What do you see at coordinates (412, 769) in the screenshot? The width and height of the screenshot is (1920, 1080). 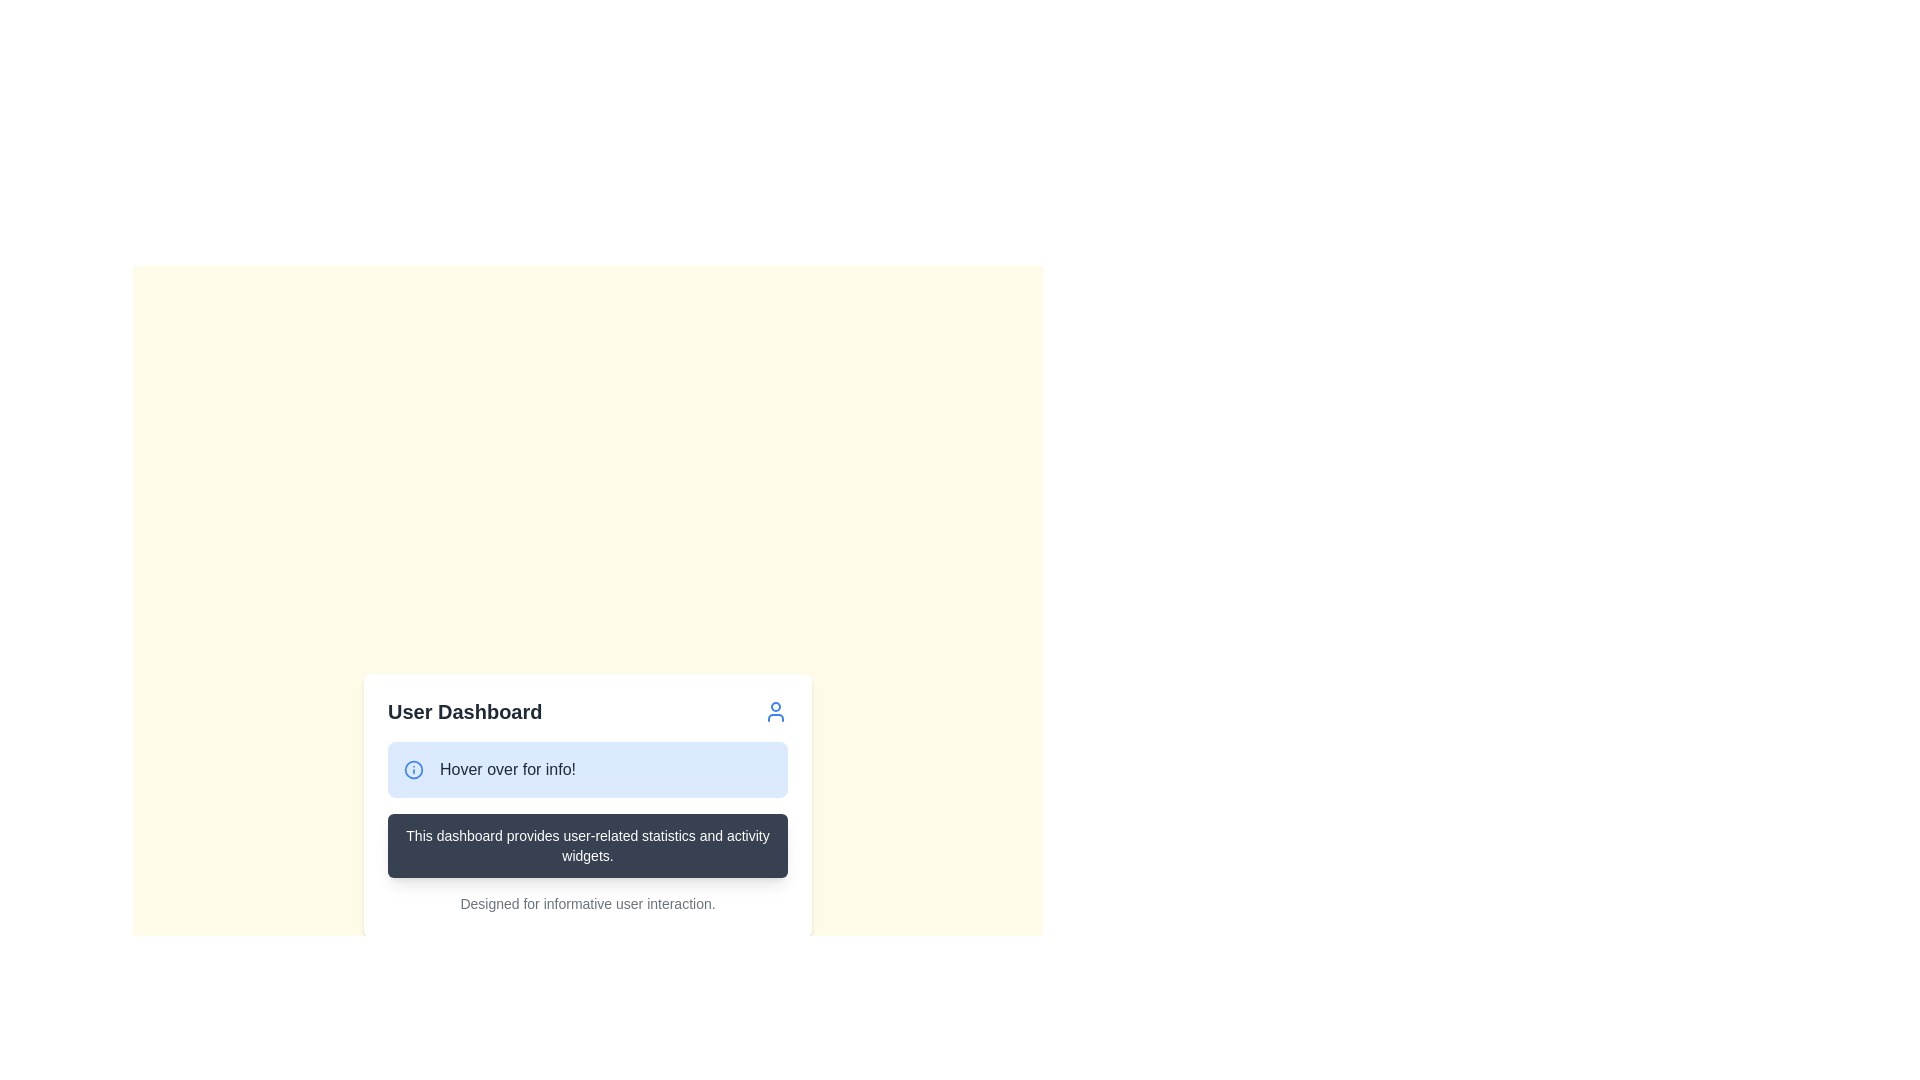 I see `the SVG circle element, which is part of an icon with a blue stroke, located to the left of the 'Hover over for info!' message` at bounding box center [412, 769].